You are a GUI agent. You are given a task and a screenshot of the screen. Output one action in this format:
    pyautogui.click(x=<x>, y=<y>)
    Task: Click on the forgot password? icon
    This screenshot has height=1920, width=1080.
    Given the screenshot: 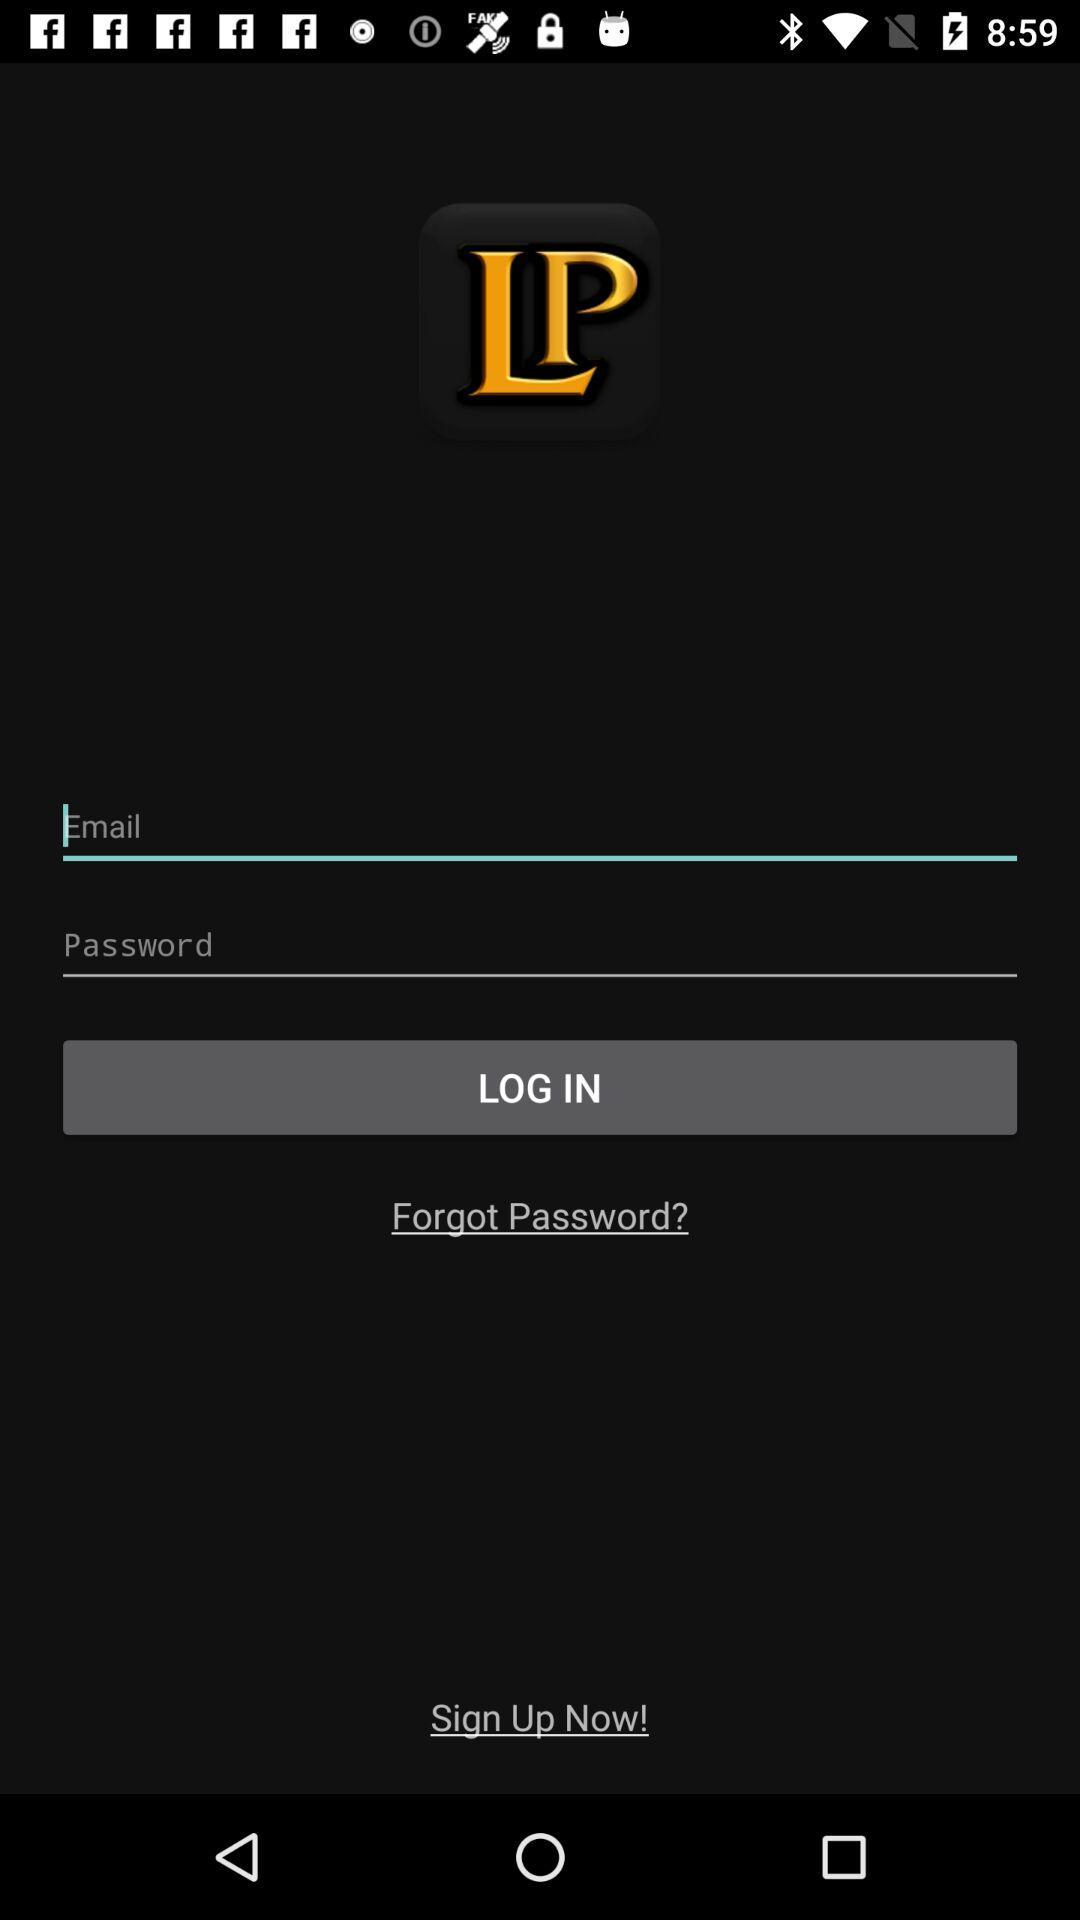 What is the action you would take?
    pyautogui.click(x=540, y=1213)
    